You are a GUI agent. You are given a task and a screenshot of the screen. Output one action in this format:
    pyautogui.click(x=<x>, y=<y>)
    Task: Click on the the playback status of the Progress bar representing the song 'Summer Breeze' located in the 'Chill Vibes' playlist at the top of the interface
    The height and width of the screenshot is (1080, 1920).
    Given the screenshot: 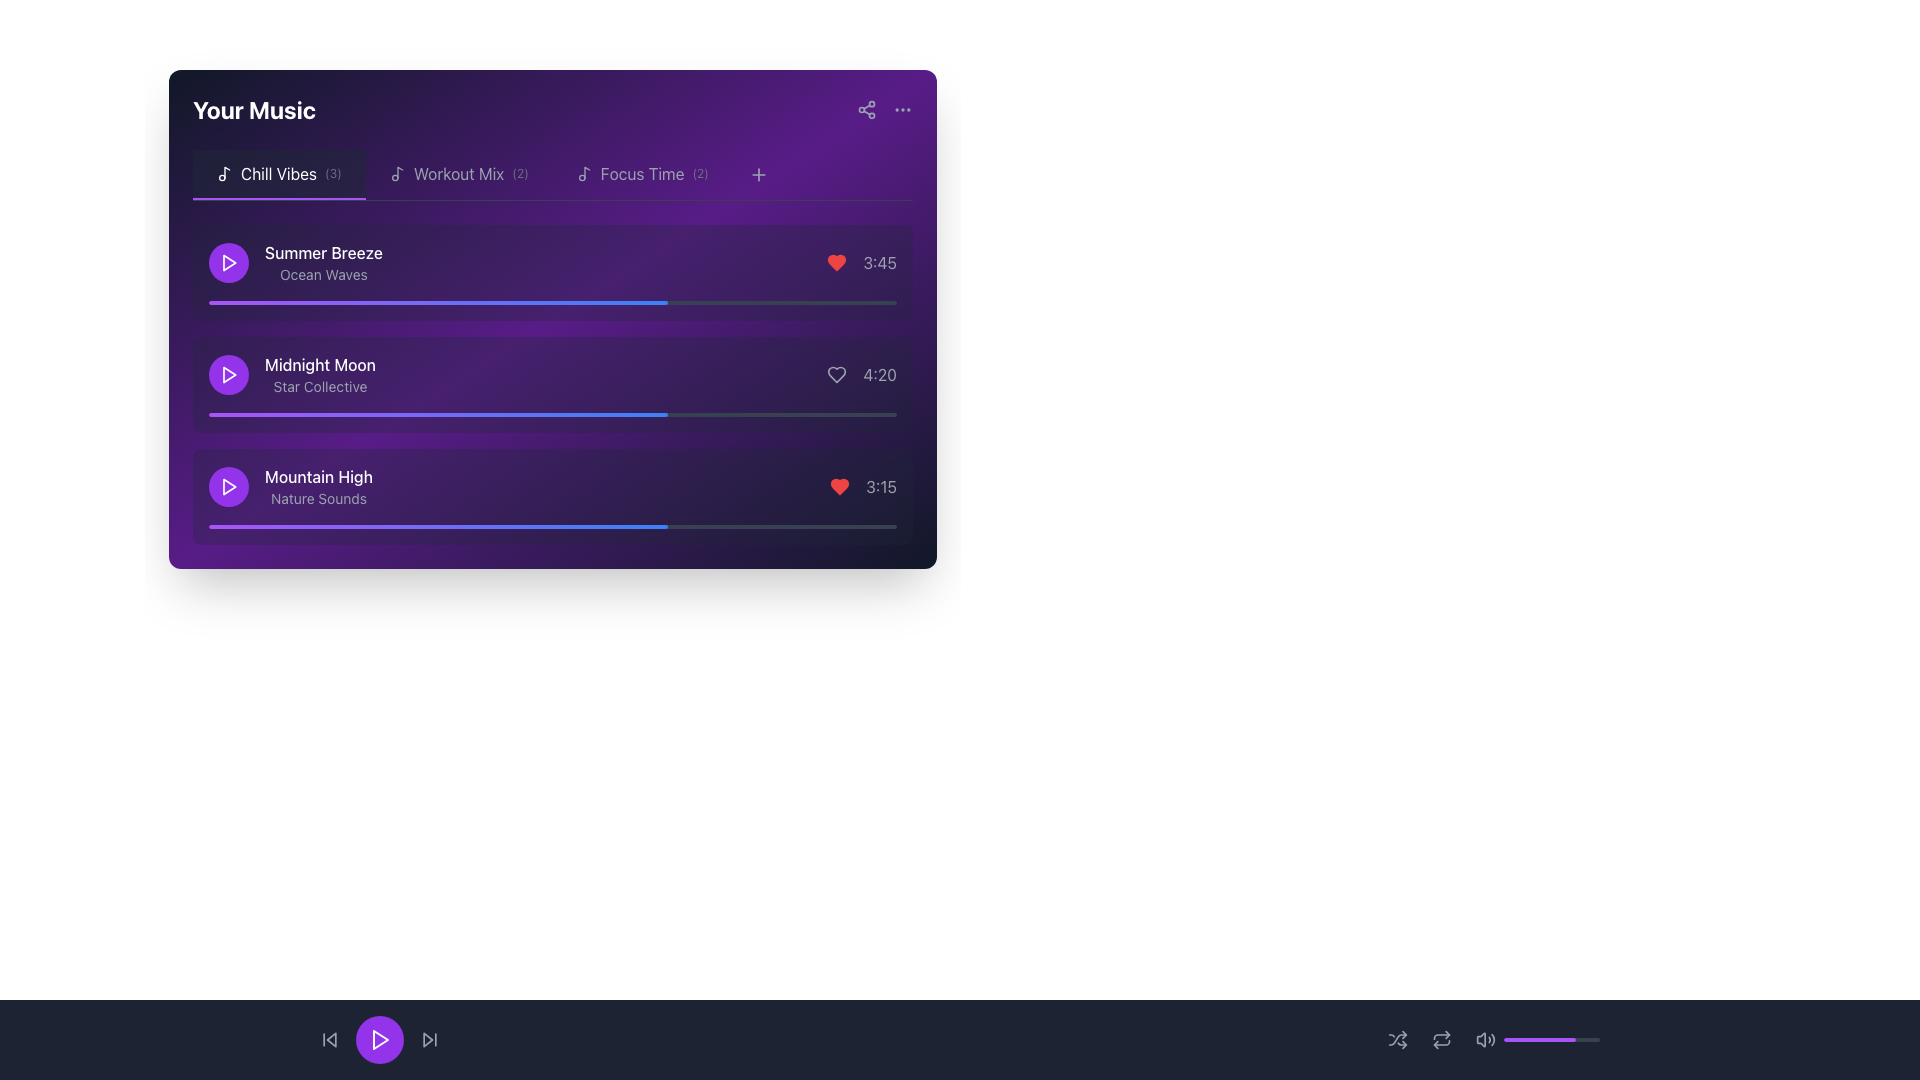 What is the action you would take?
    pyautogui.click(x=437, y=303)
    